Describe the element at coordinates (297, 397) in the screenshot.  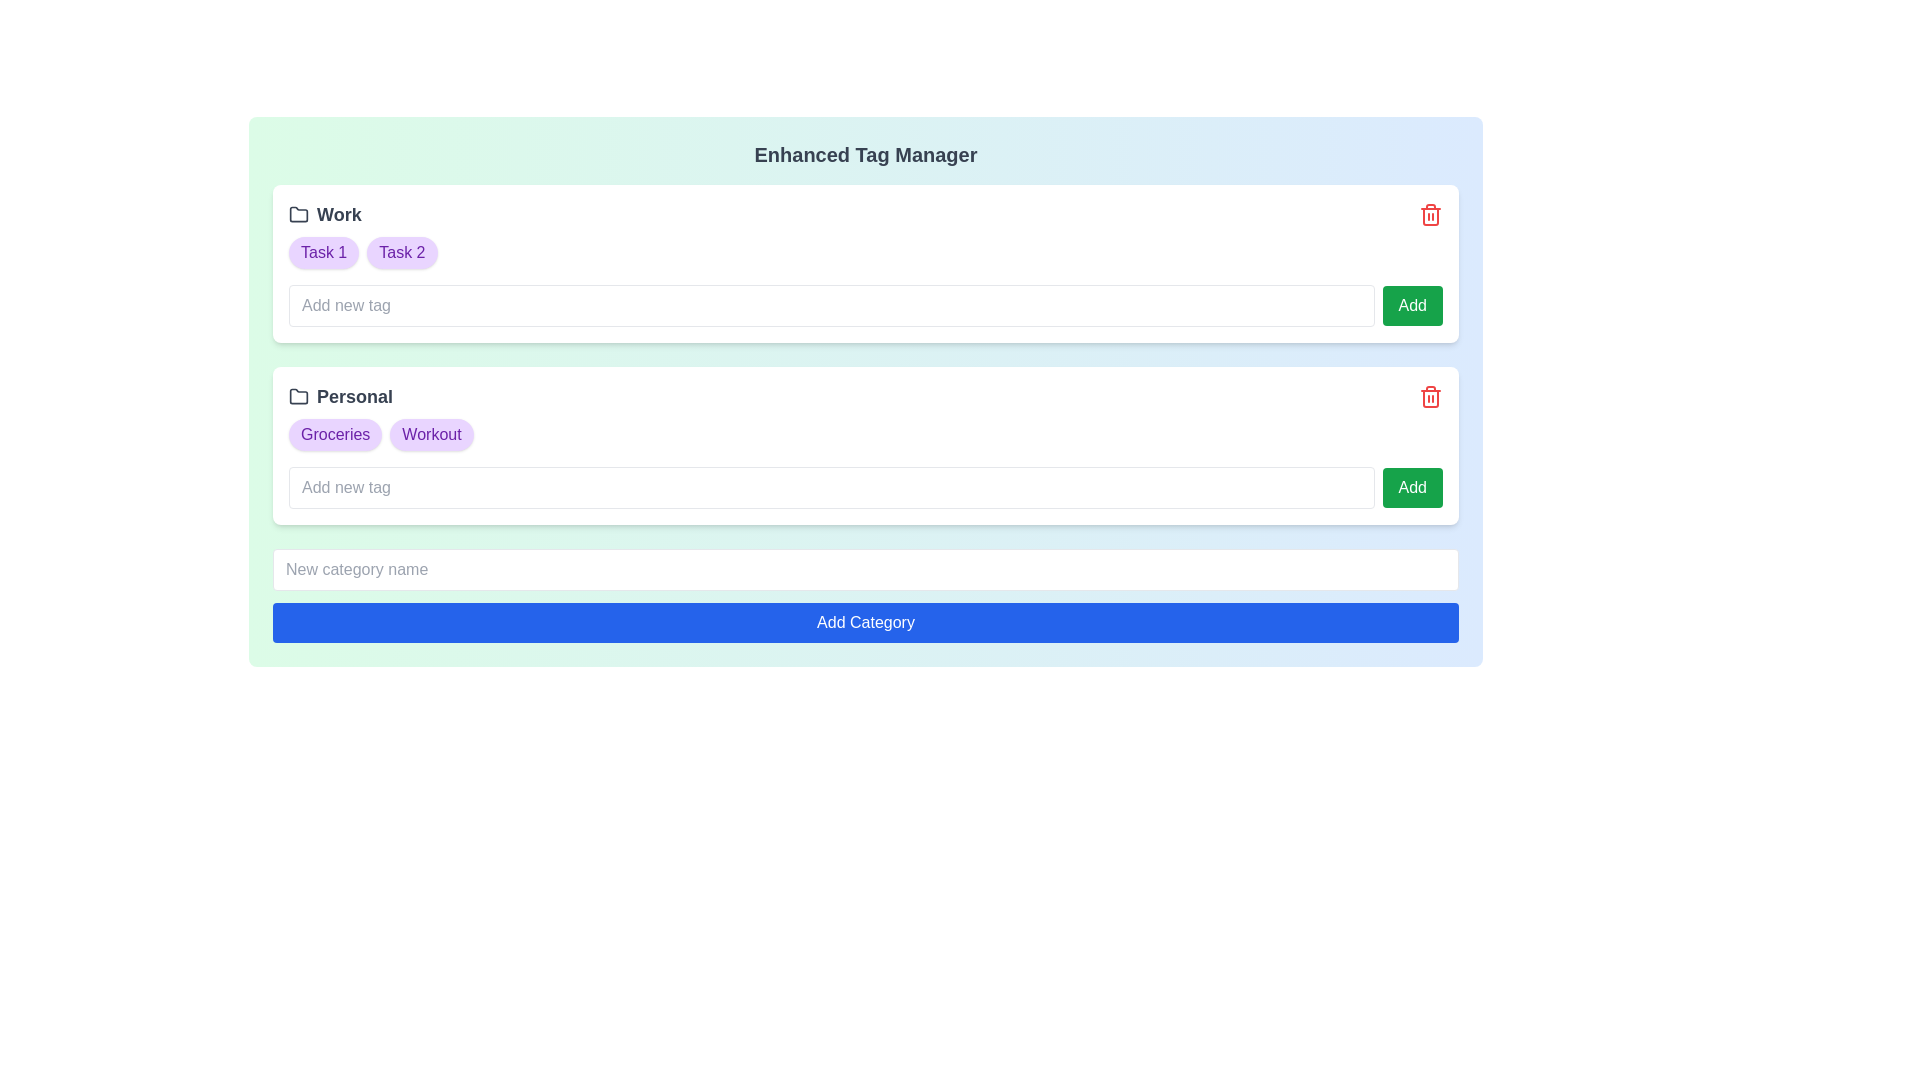
I see `the classic folder outline SVG icon located to the left of the 'Personal' text label, which is part of the category header` at that location.